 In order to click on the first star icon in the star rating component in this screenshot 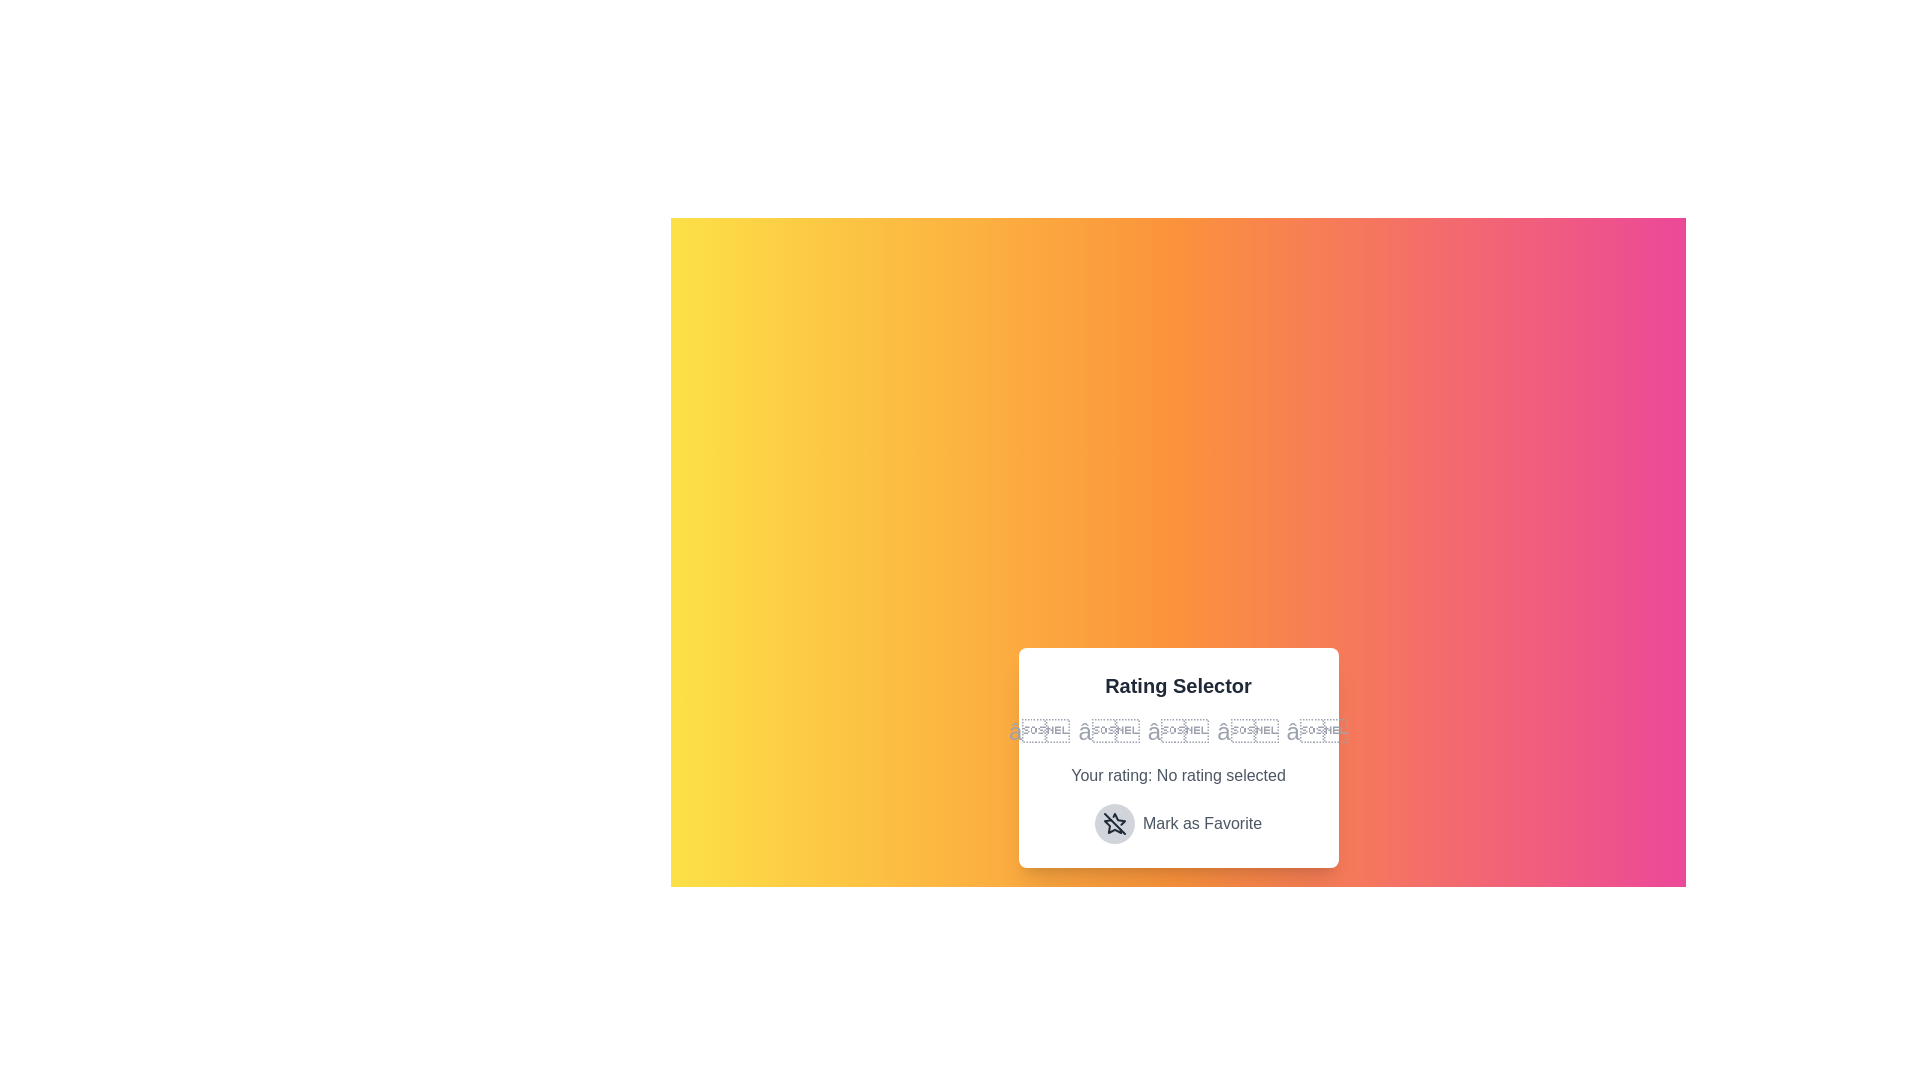, I will do `click(1039, 732)`.